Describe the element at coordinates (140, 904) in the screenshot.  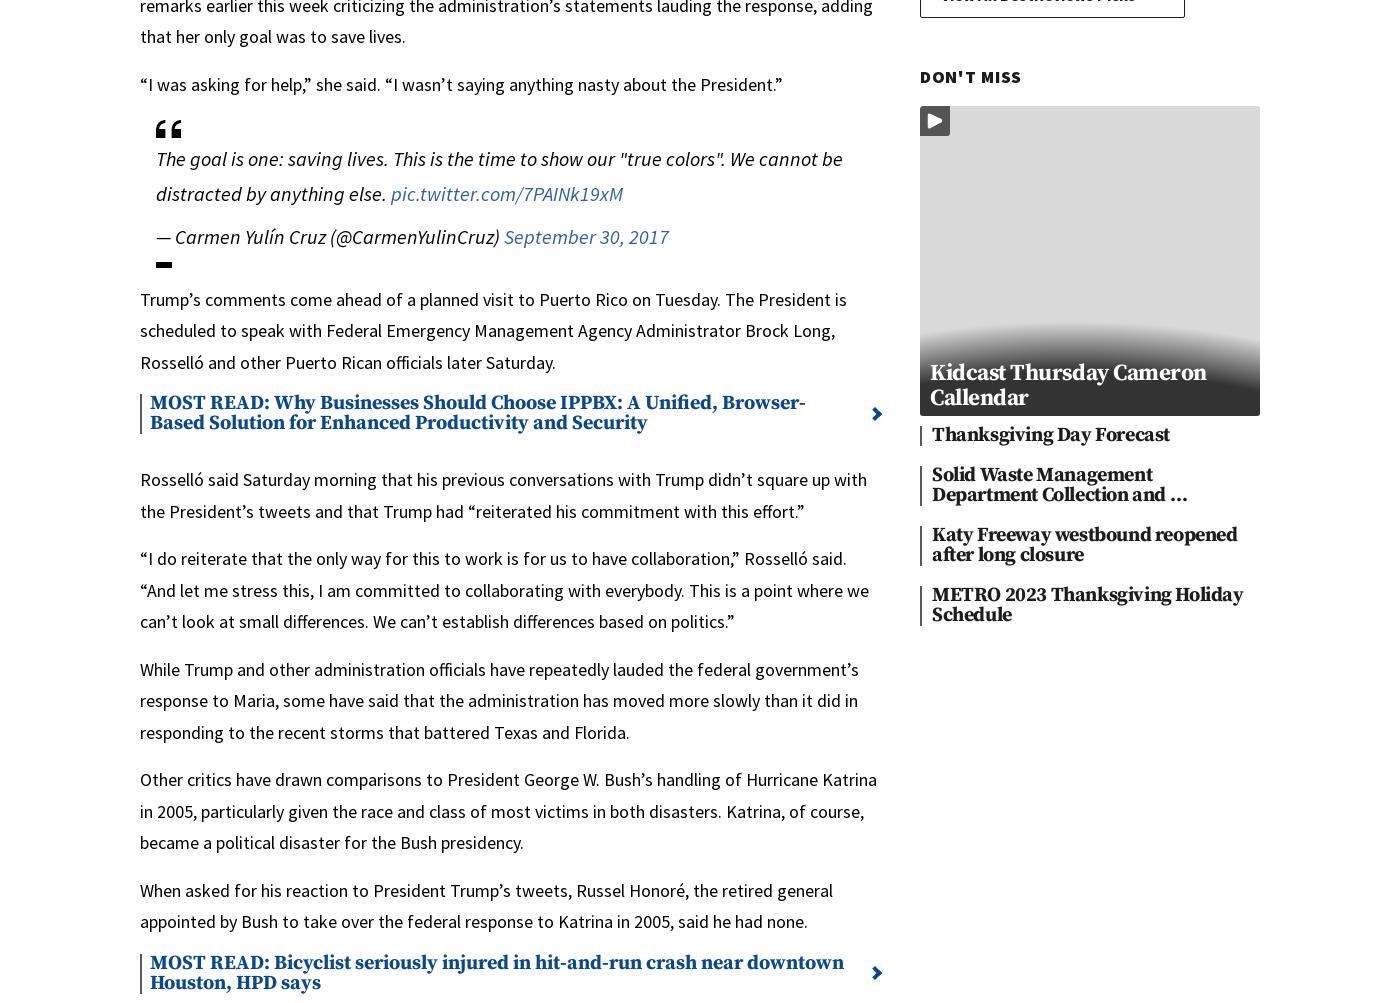
I see `'When asked for his reaction to President Trump’s tweets, Russel Honoré, the retired general appointed by Bush to take over the federal response to Katrina in 2005, said he had none.'` at that location.